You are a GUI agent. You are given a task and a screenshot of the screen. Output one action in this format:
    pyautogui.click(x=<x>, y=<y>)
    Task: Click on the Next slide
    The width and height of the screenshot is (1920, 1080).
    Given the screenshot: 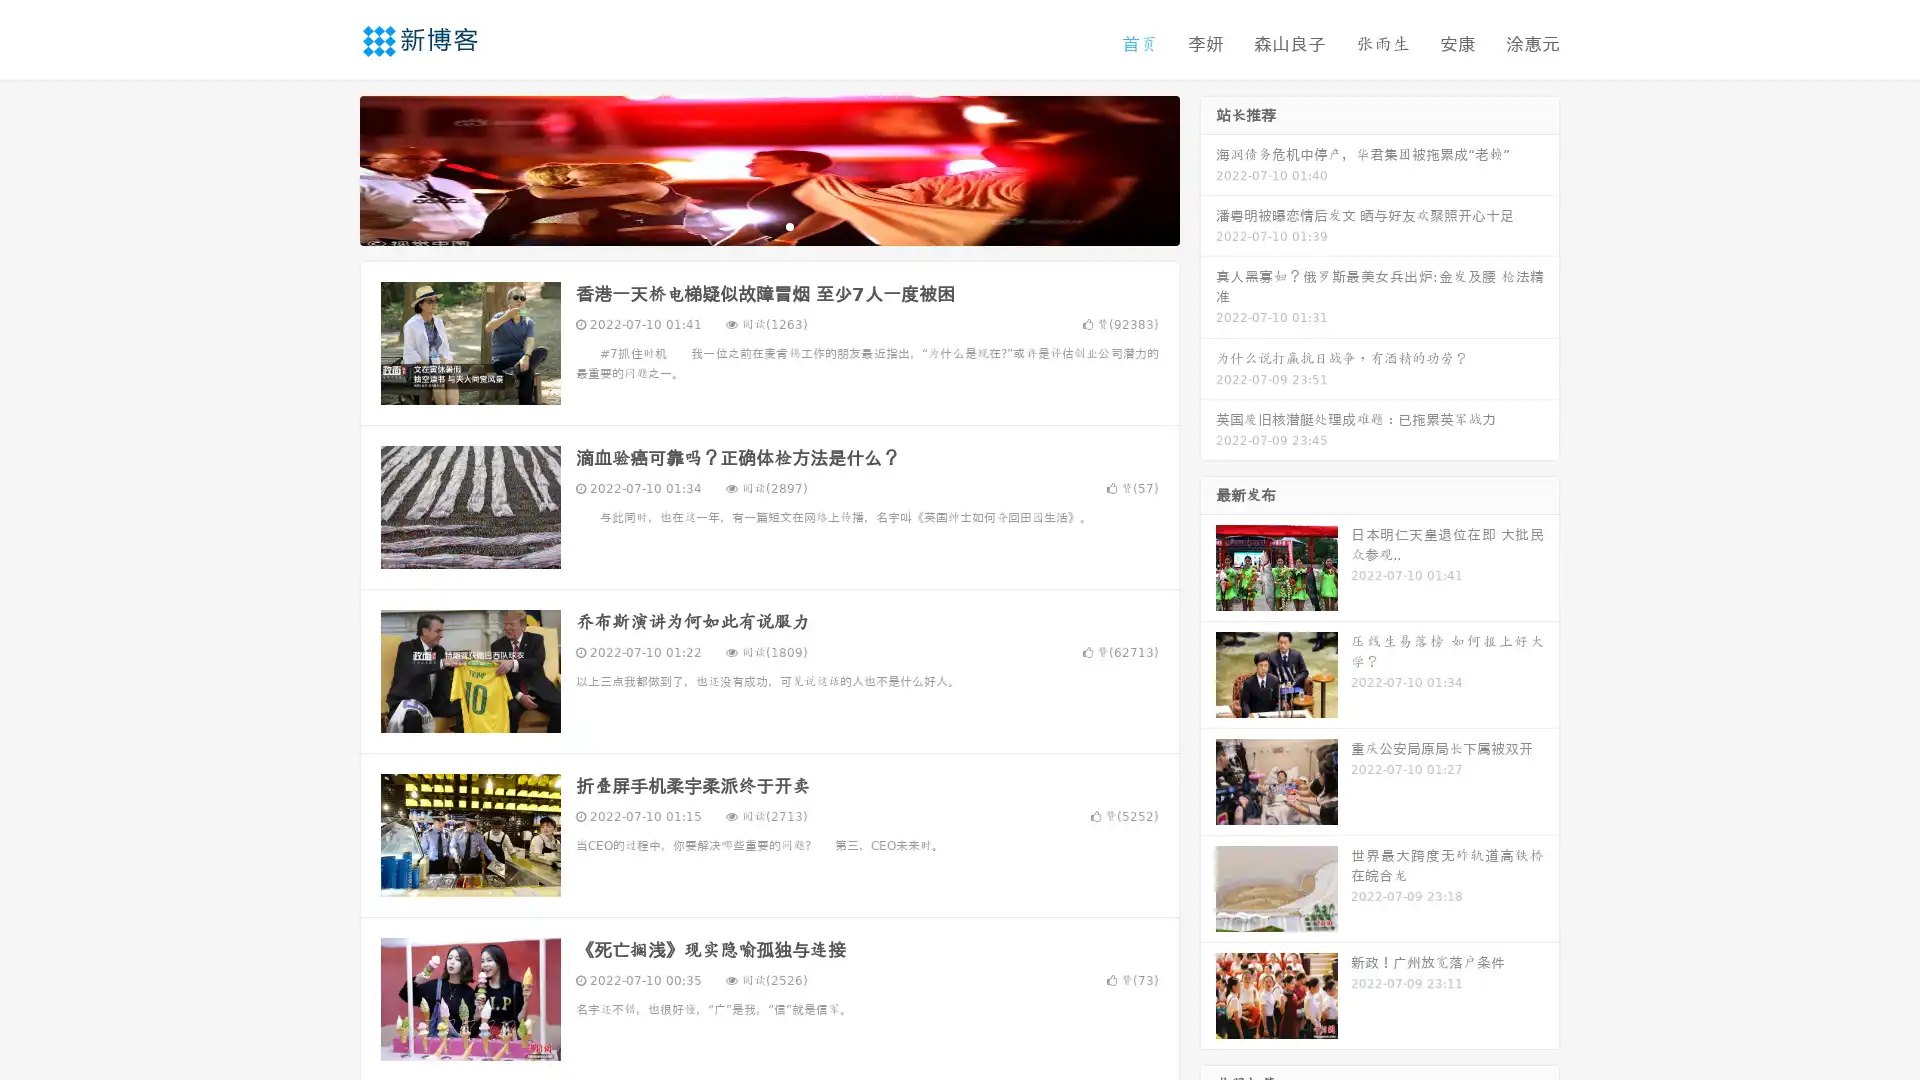 What is the action you would take?
    pyautogui.click(x=1208, y=168)
    